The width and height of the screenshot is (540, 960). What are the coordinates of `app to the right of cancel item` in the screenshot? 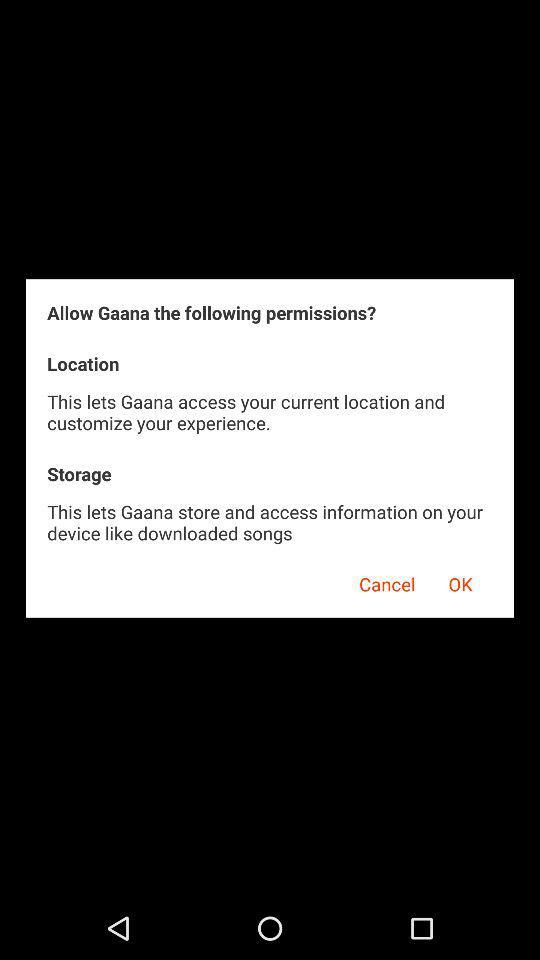 It's located at (460, 581).